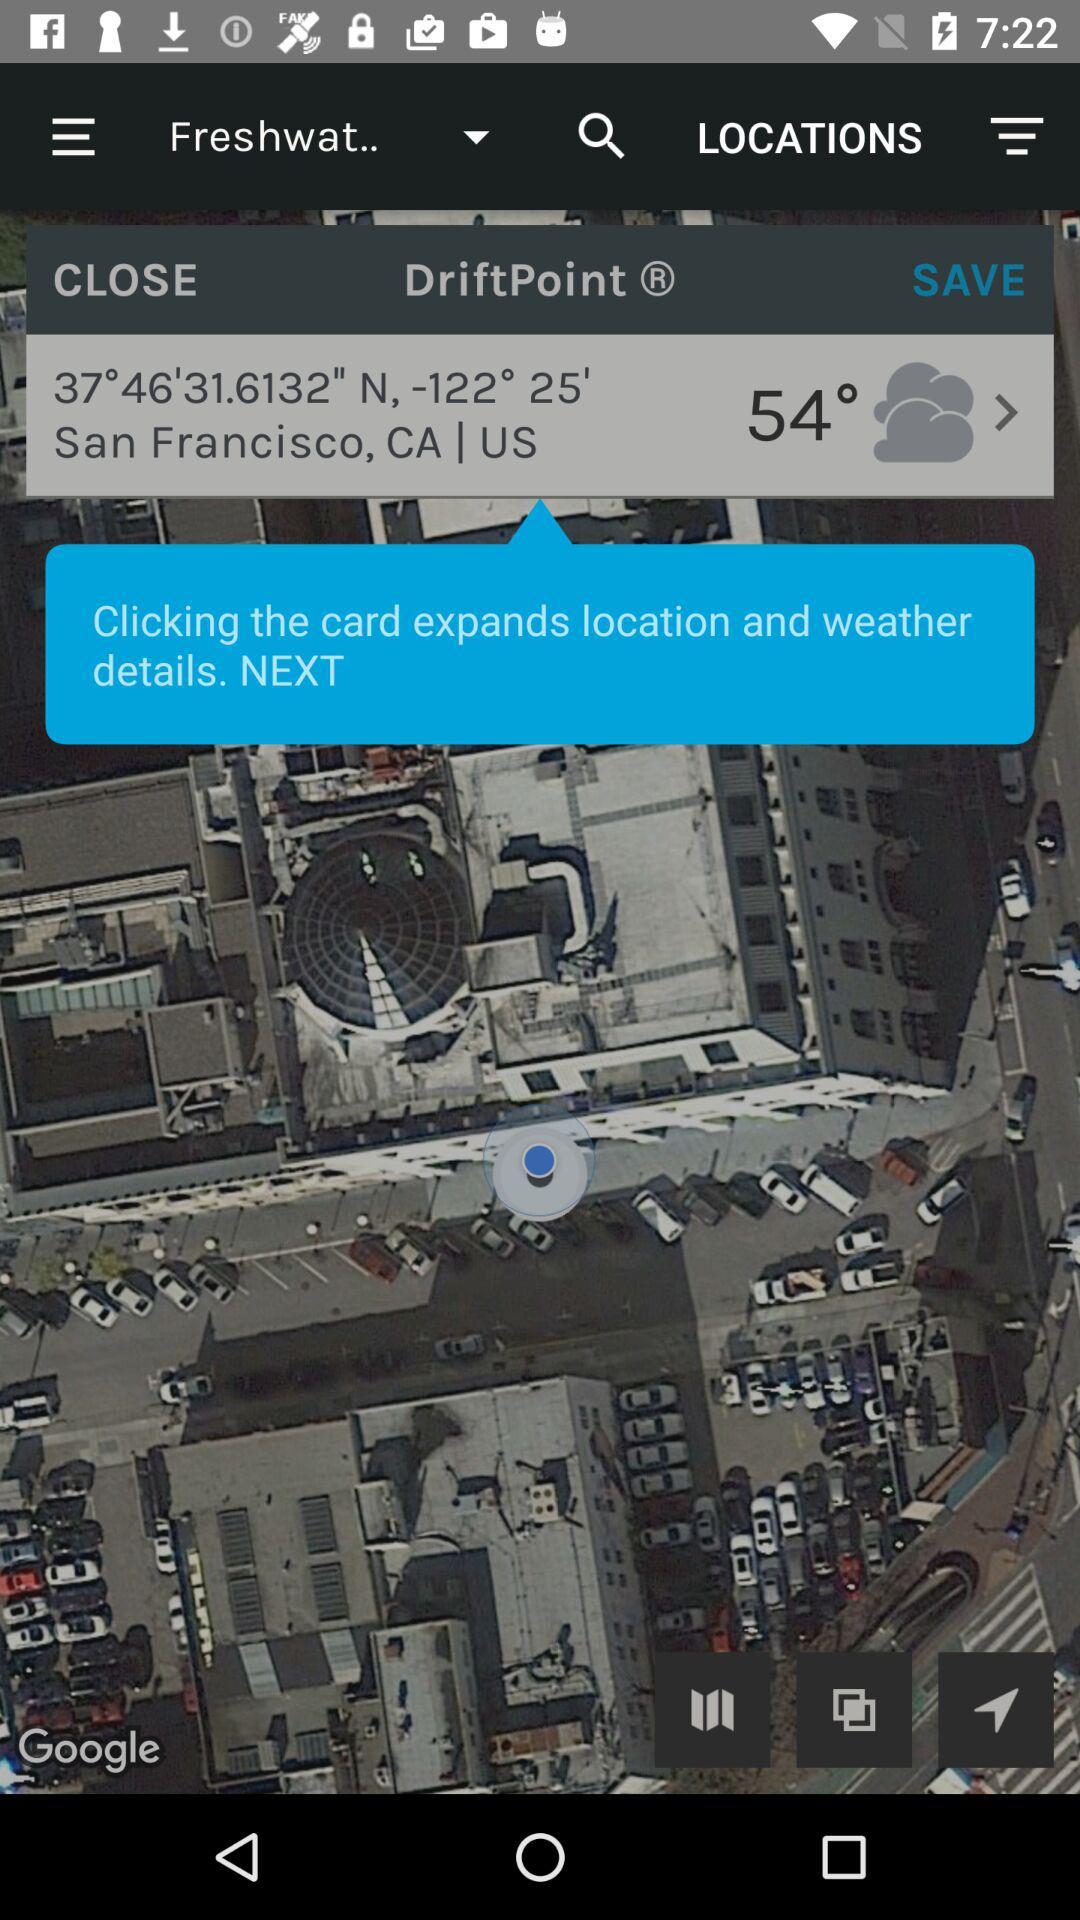  What do you see at coordinates (711, 1708) in the screenshot?
I see `expand the image` at bounding box center [711, 1708].